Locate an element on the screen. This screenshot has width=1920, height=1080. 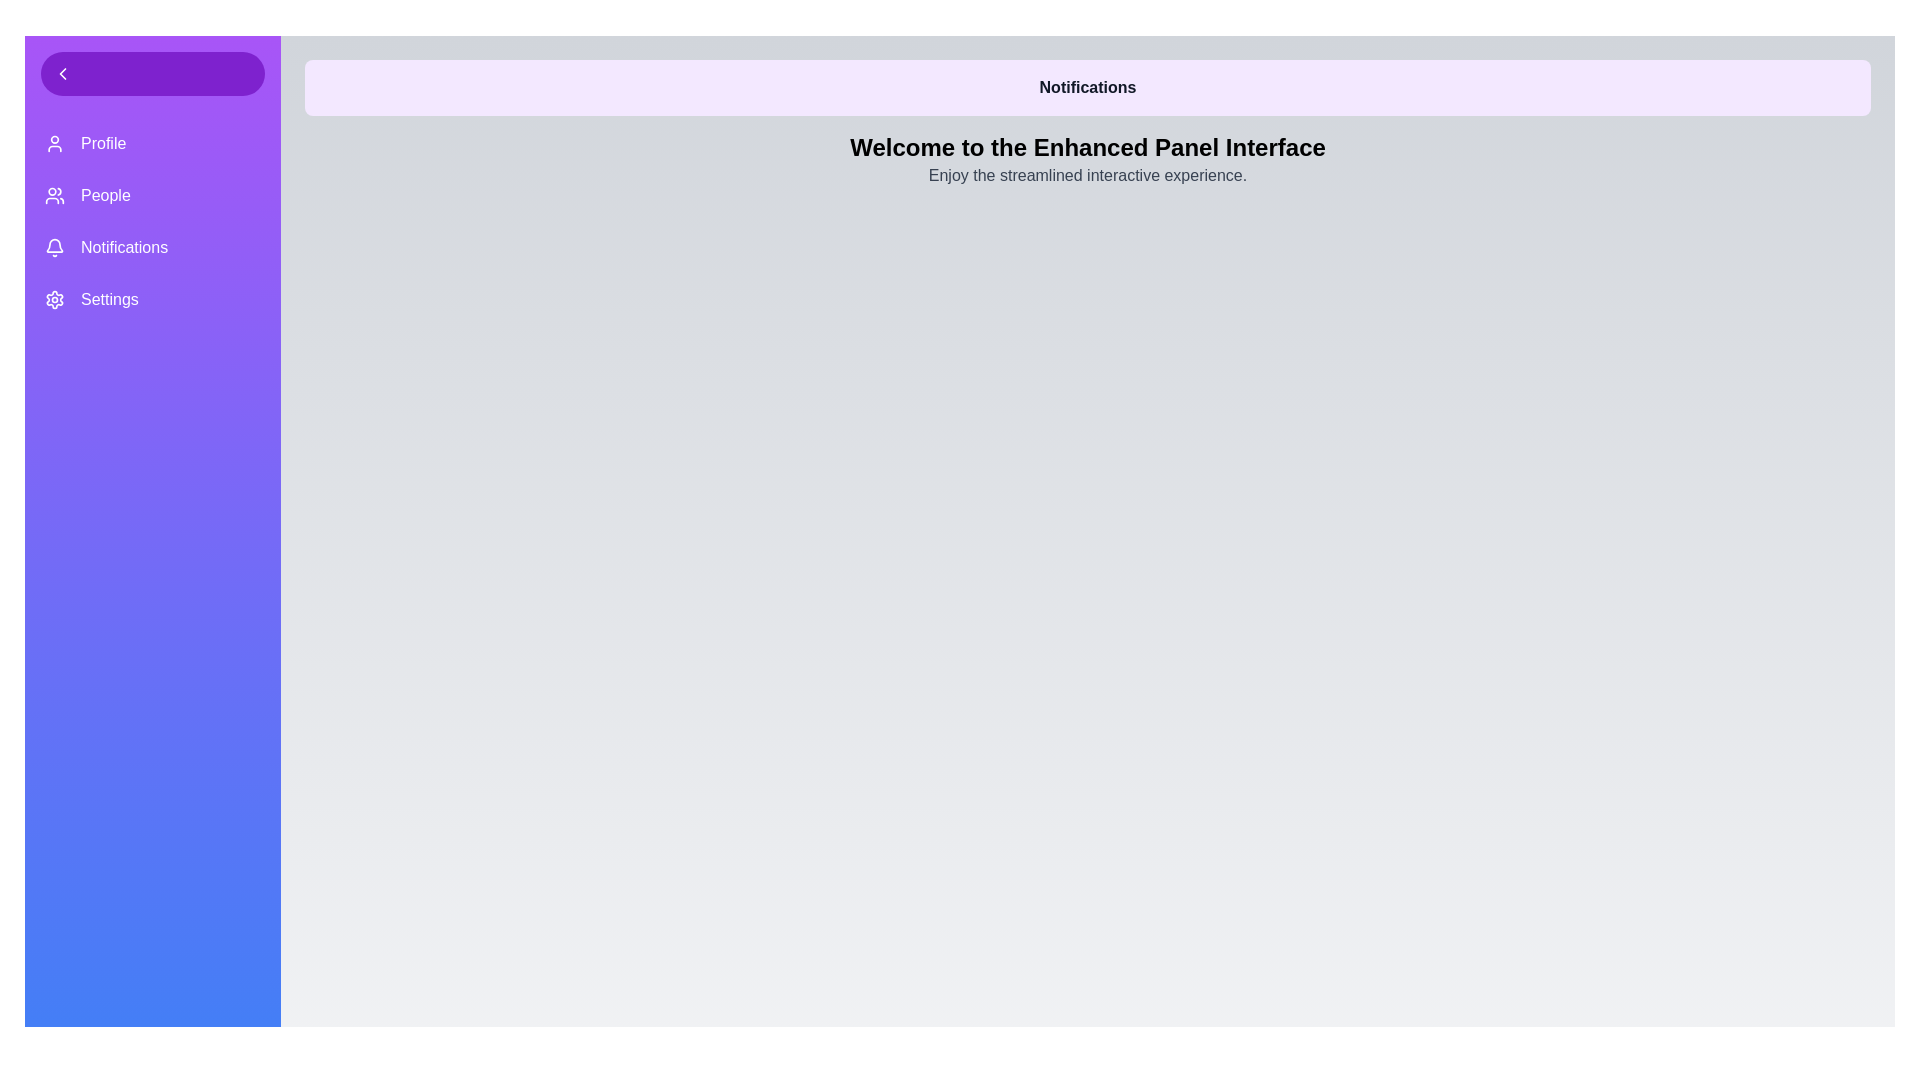
the menu item Notifications from the menu is located at coordinates (152, 246).